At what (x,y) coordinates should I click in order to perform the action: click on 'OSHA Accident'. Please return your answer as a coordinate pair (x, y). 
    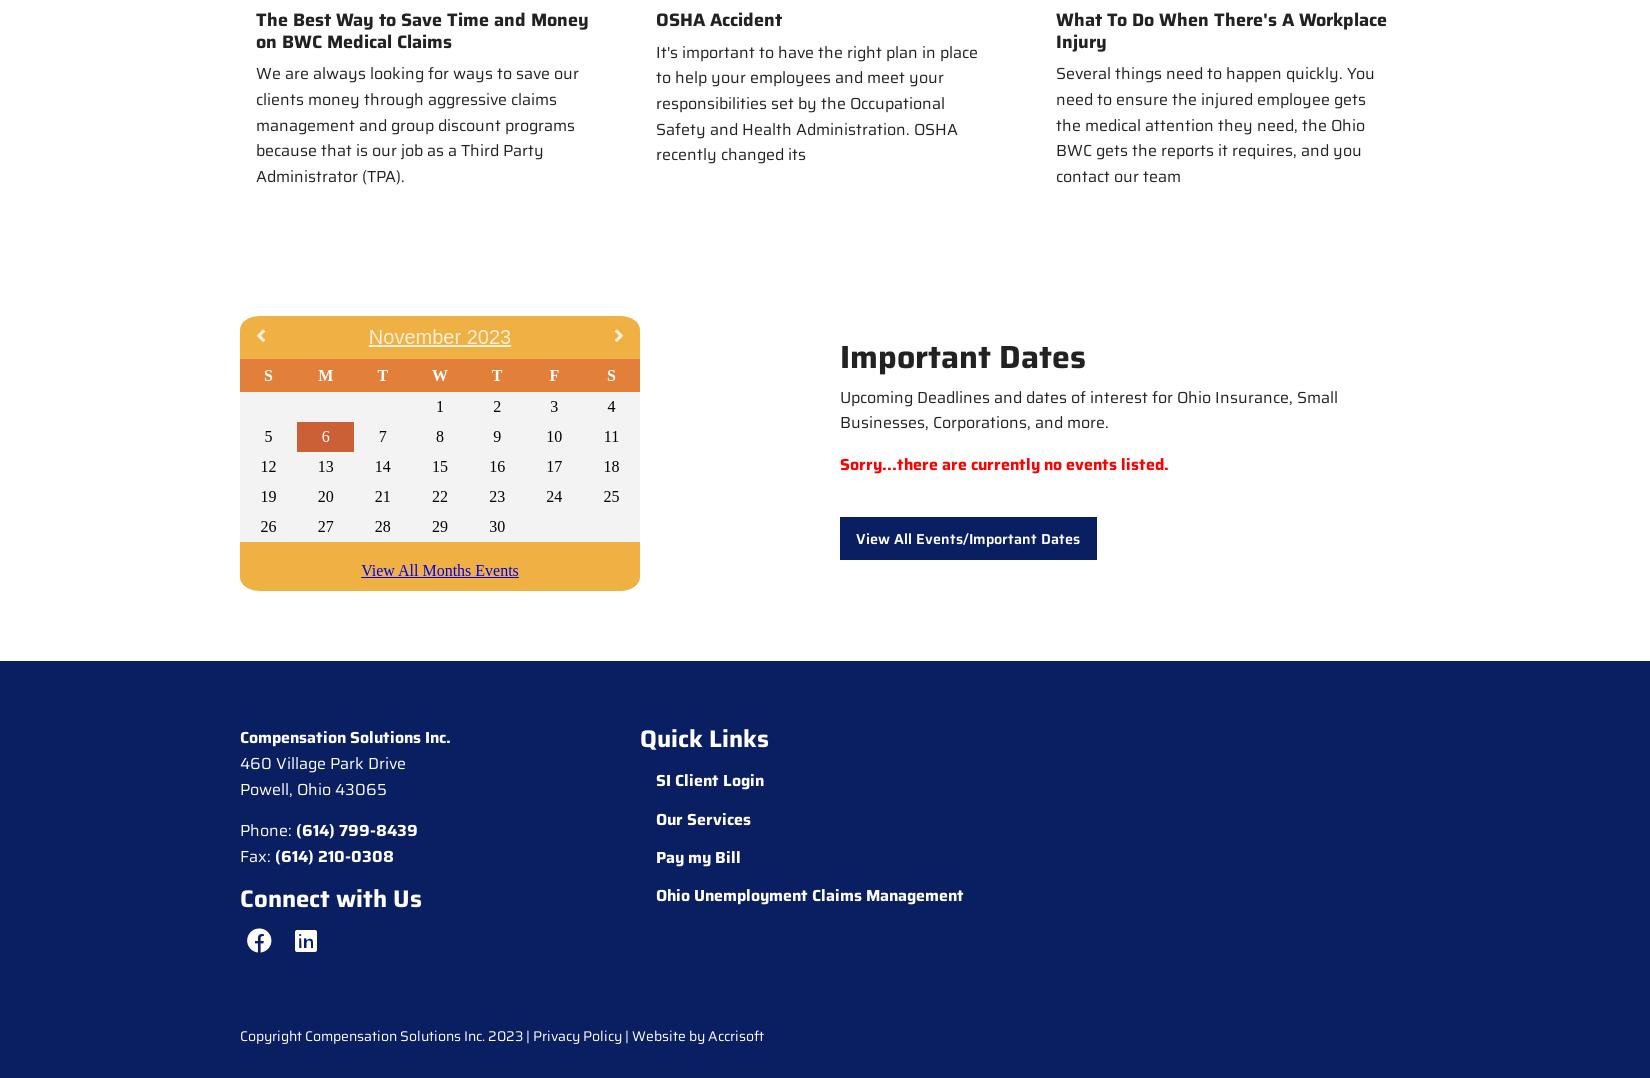
    Looking at the image, I should click on (718, 19).